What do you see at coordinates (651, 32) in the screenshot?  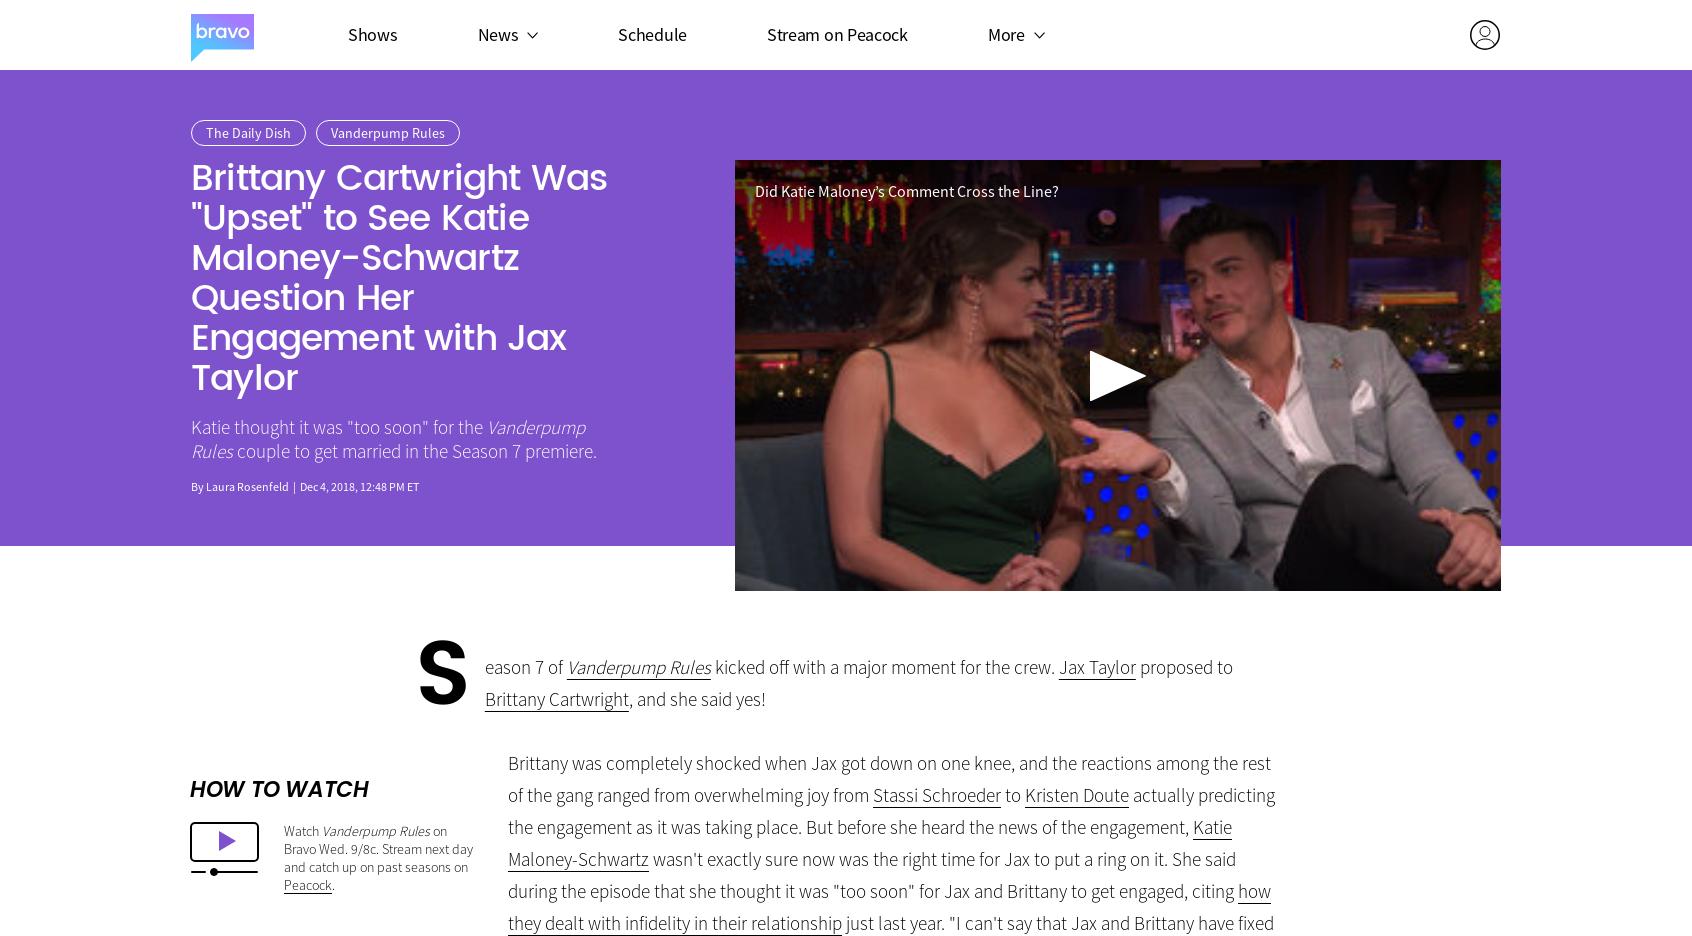 I see `'Schedule'` at bounding box center [651, 32].